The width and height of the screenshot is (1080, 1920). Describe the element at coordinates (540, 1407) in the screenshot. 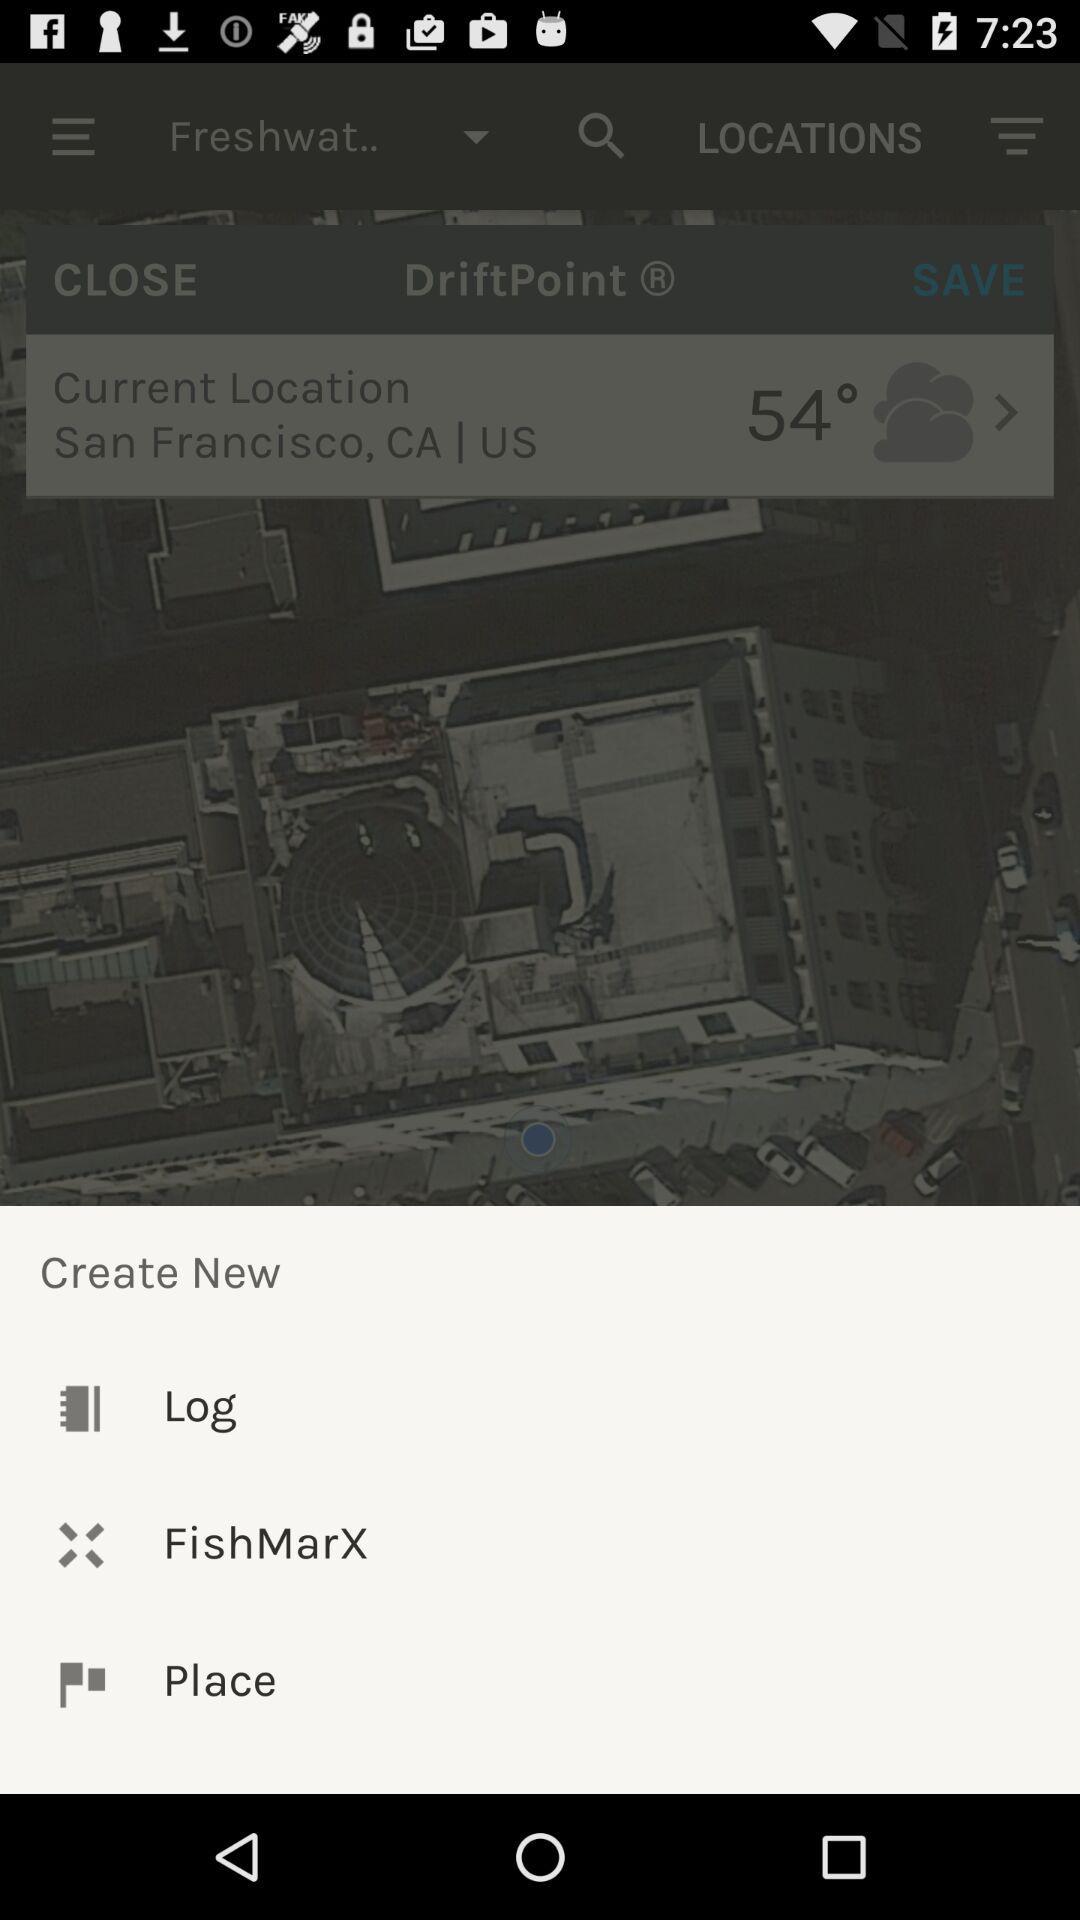

I see `the icon below create new item` at that location.